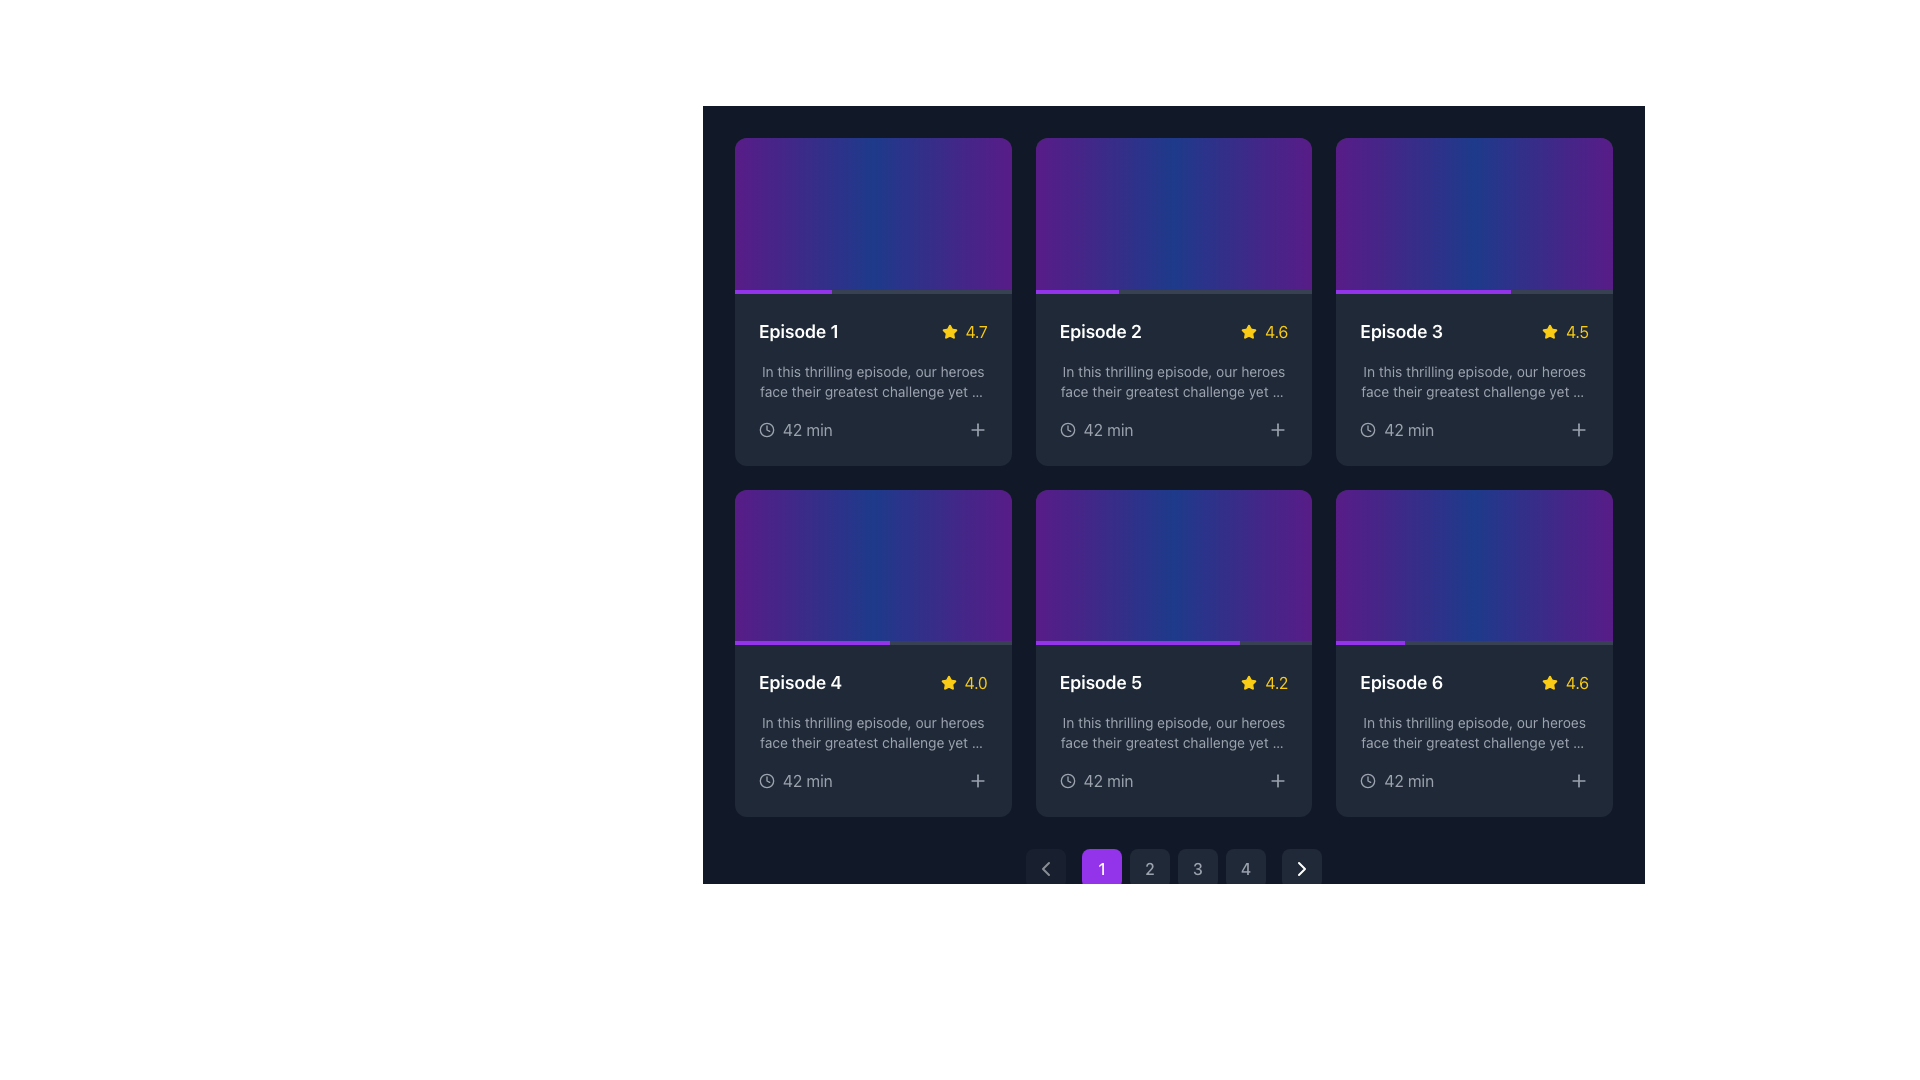  Describe the element at coordinates (1174, 291) in the screenshot. I see `progress bar located at the bottom of the 'Episode 2' card, which is a narrow horizontal gray bar with a purple segment indicating progress` at that location.